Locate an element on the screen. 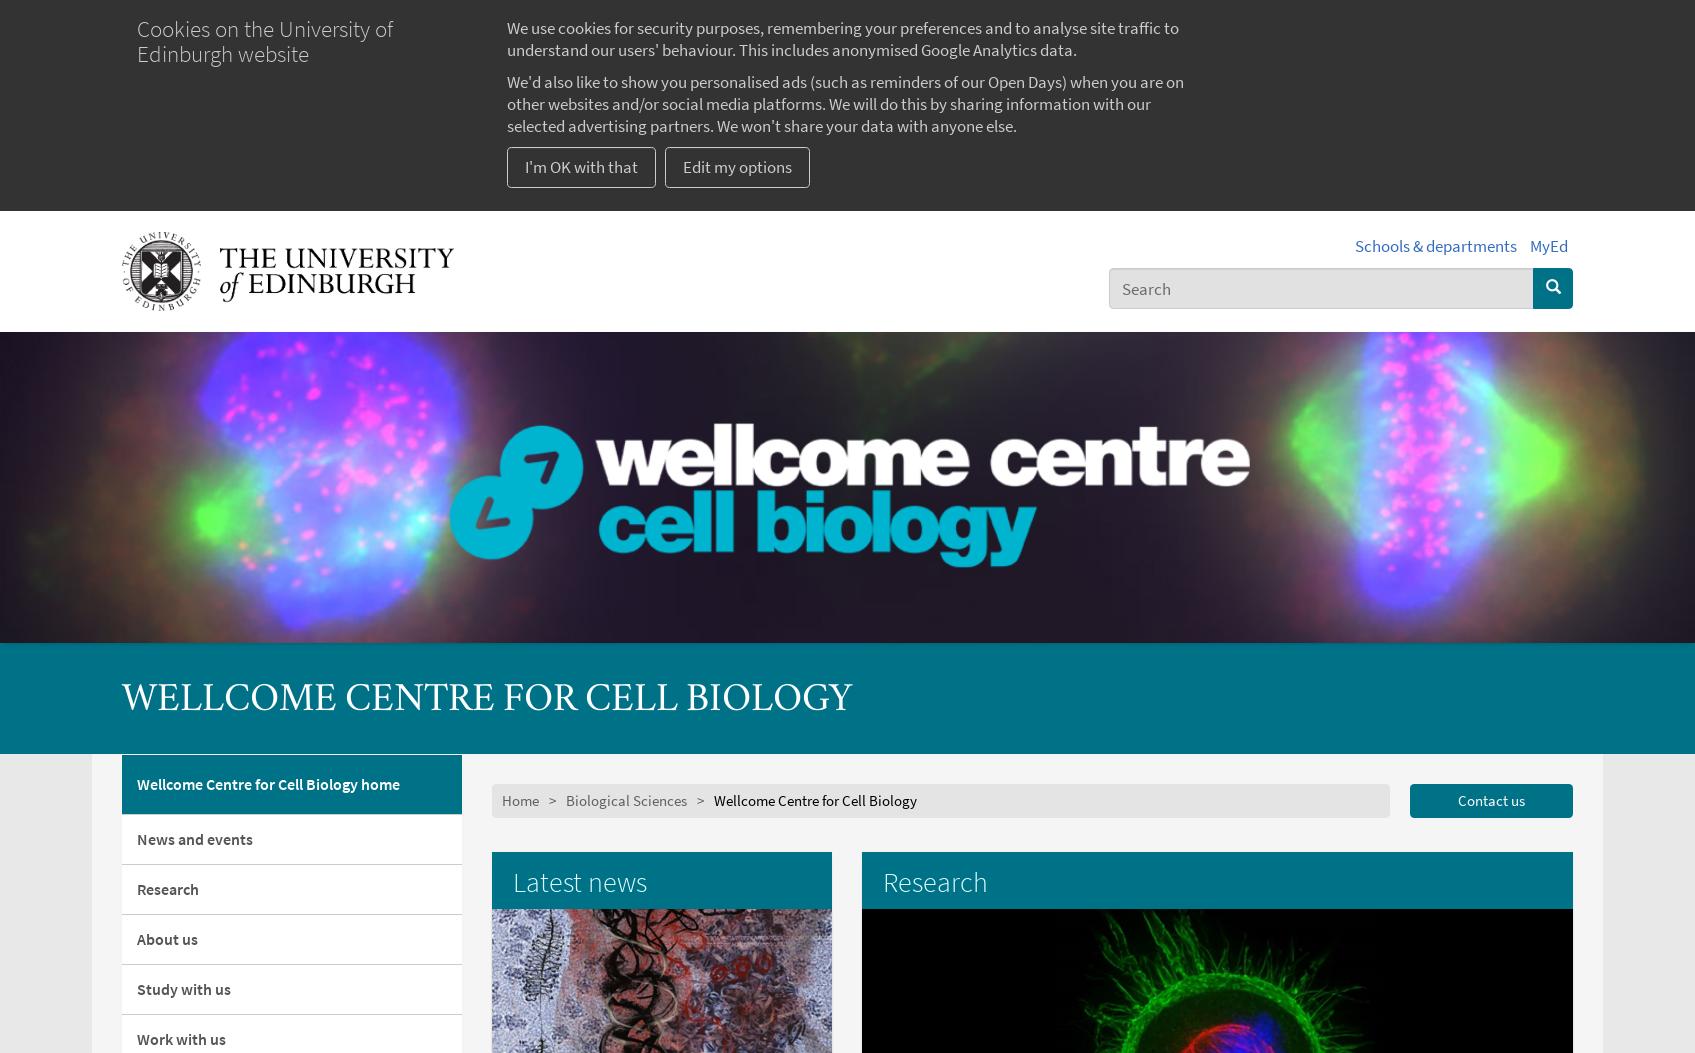 This screenshot has width=1695, height=1053. 'About us' is located at coordinates (135, 937).